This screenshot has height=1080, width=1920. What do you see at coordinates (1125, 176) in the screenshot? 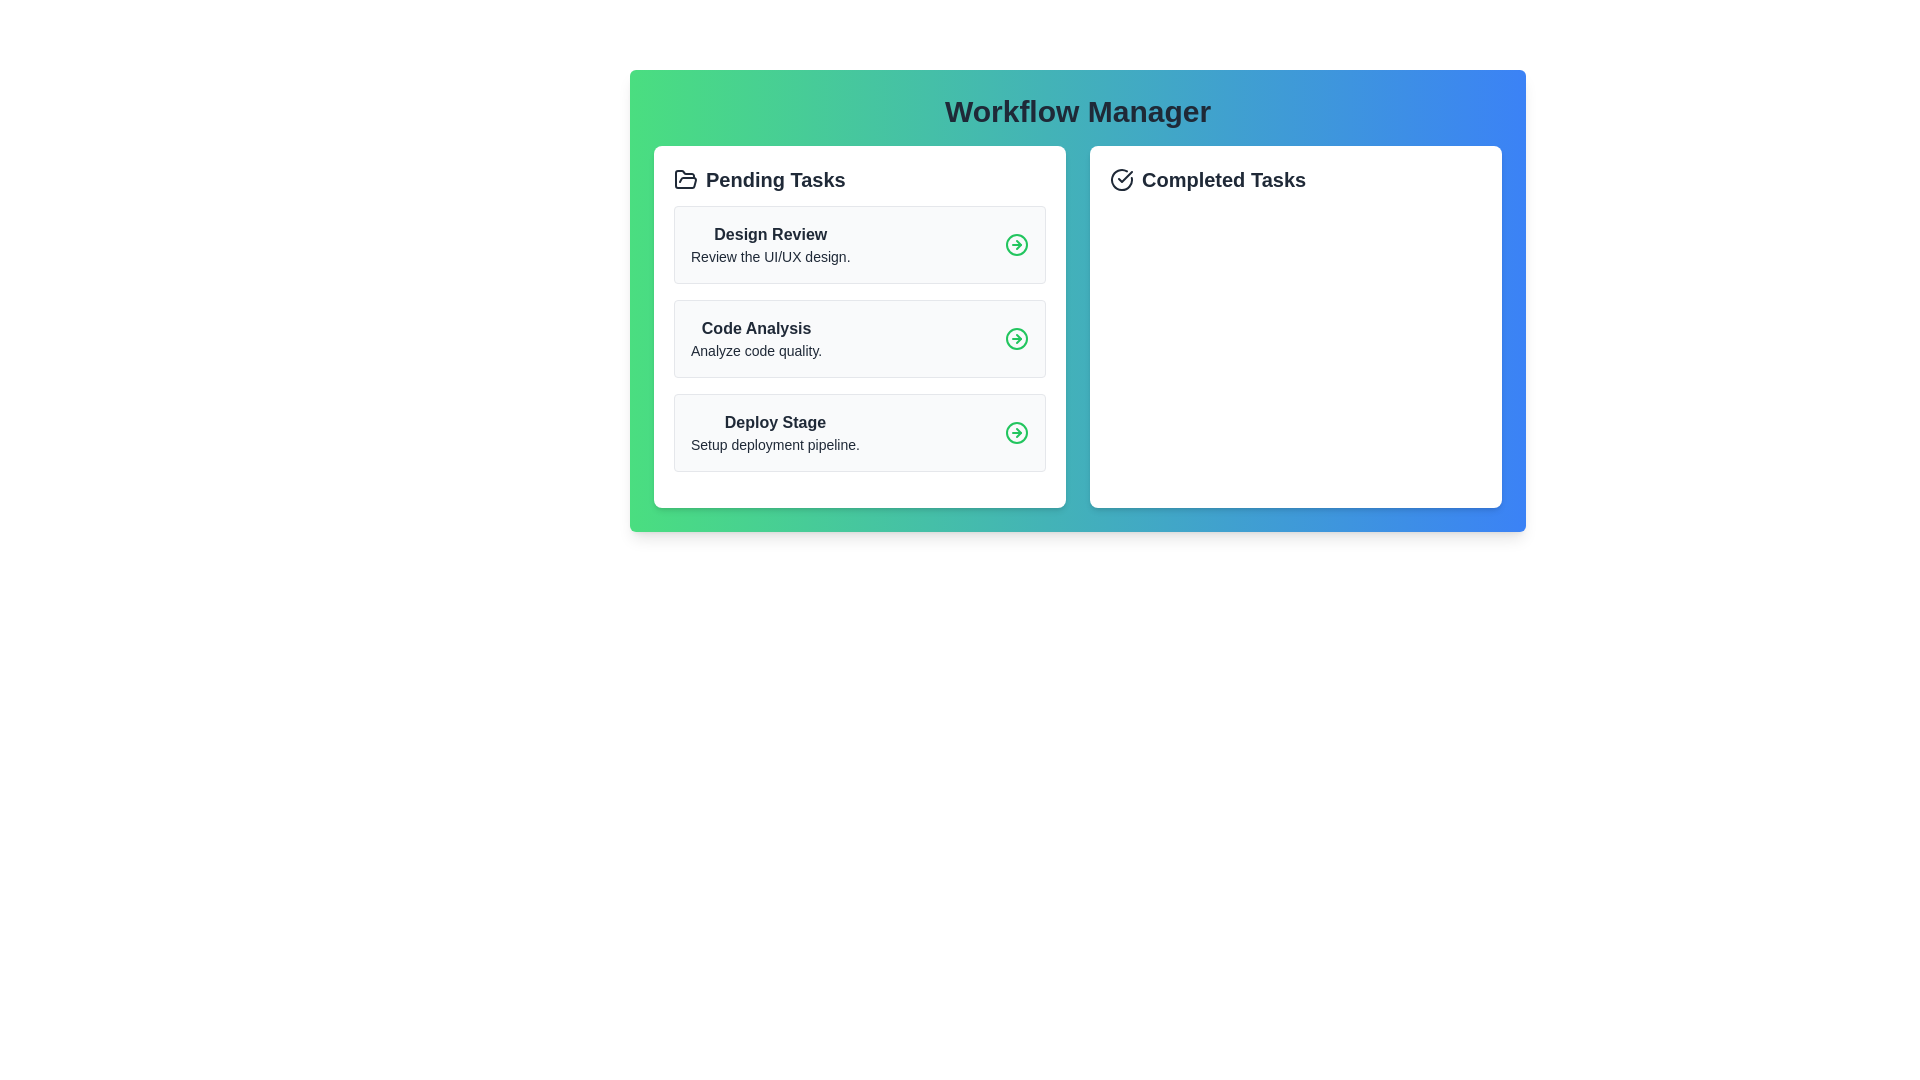
I see `the checkmark element within the circular indicator icon located next to 'Completed Tasks' in the 'Workflow Manager' interface` at bounding box center [1125, 176].